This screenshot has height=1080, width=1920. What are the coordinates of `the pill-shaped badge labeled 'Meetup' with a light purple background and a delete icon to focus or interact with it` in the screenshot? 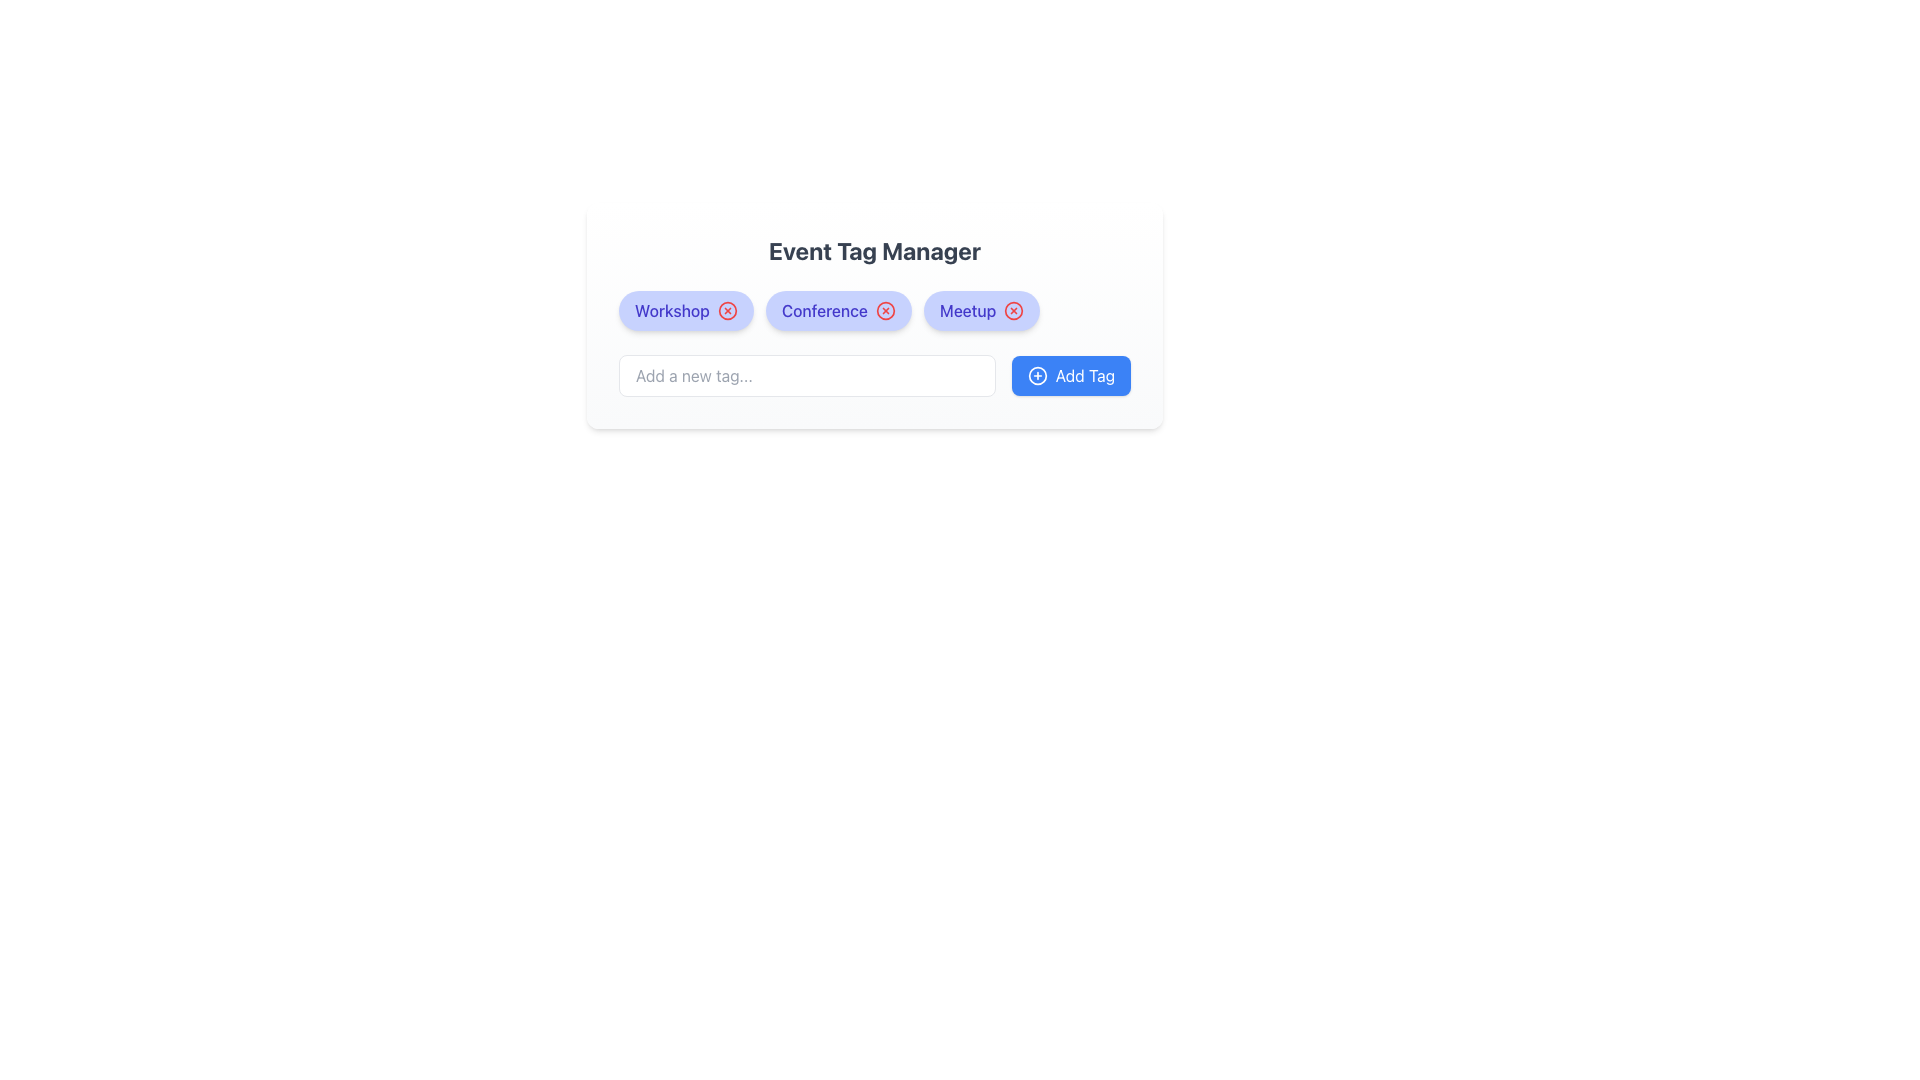 It's located at (982, 311).